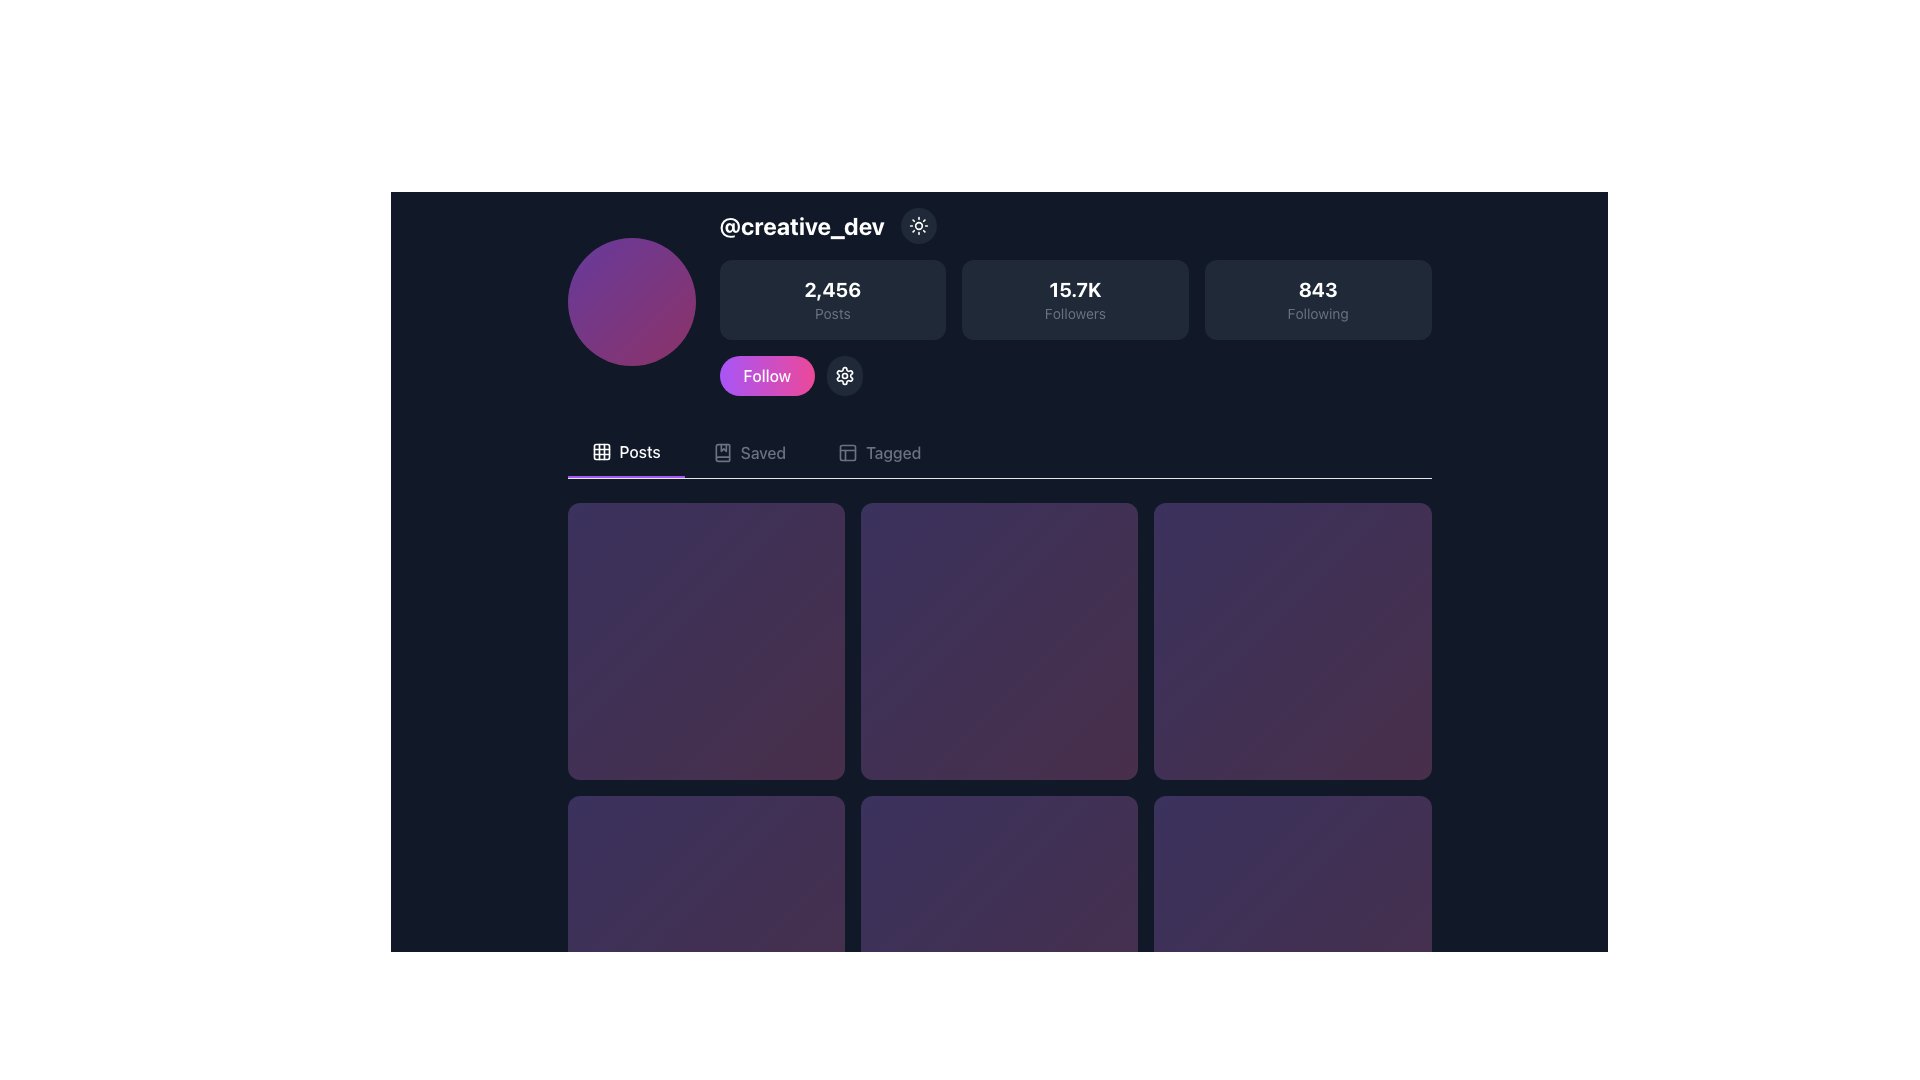 The height and width of the screenshot is (1080, 1920). I want to click on the '15.7K Followers' text-based stat indicator located in the header section below the username '@creative_dev', positioned centrally between '2,456 Posts' and '843 Following', so click(1074, 300).